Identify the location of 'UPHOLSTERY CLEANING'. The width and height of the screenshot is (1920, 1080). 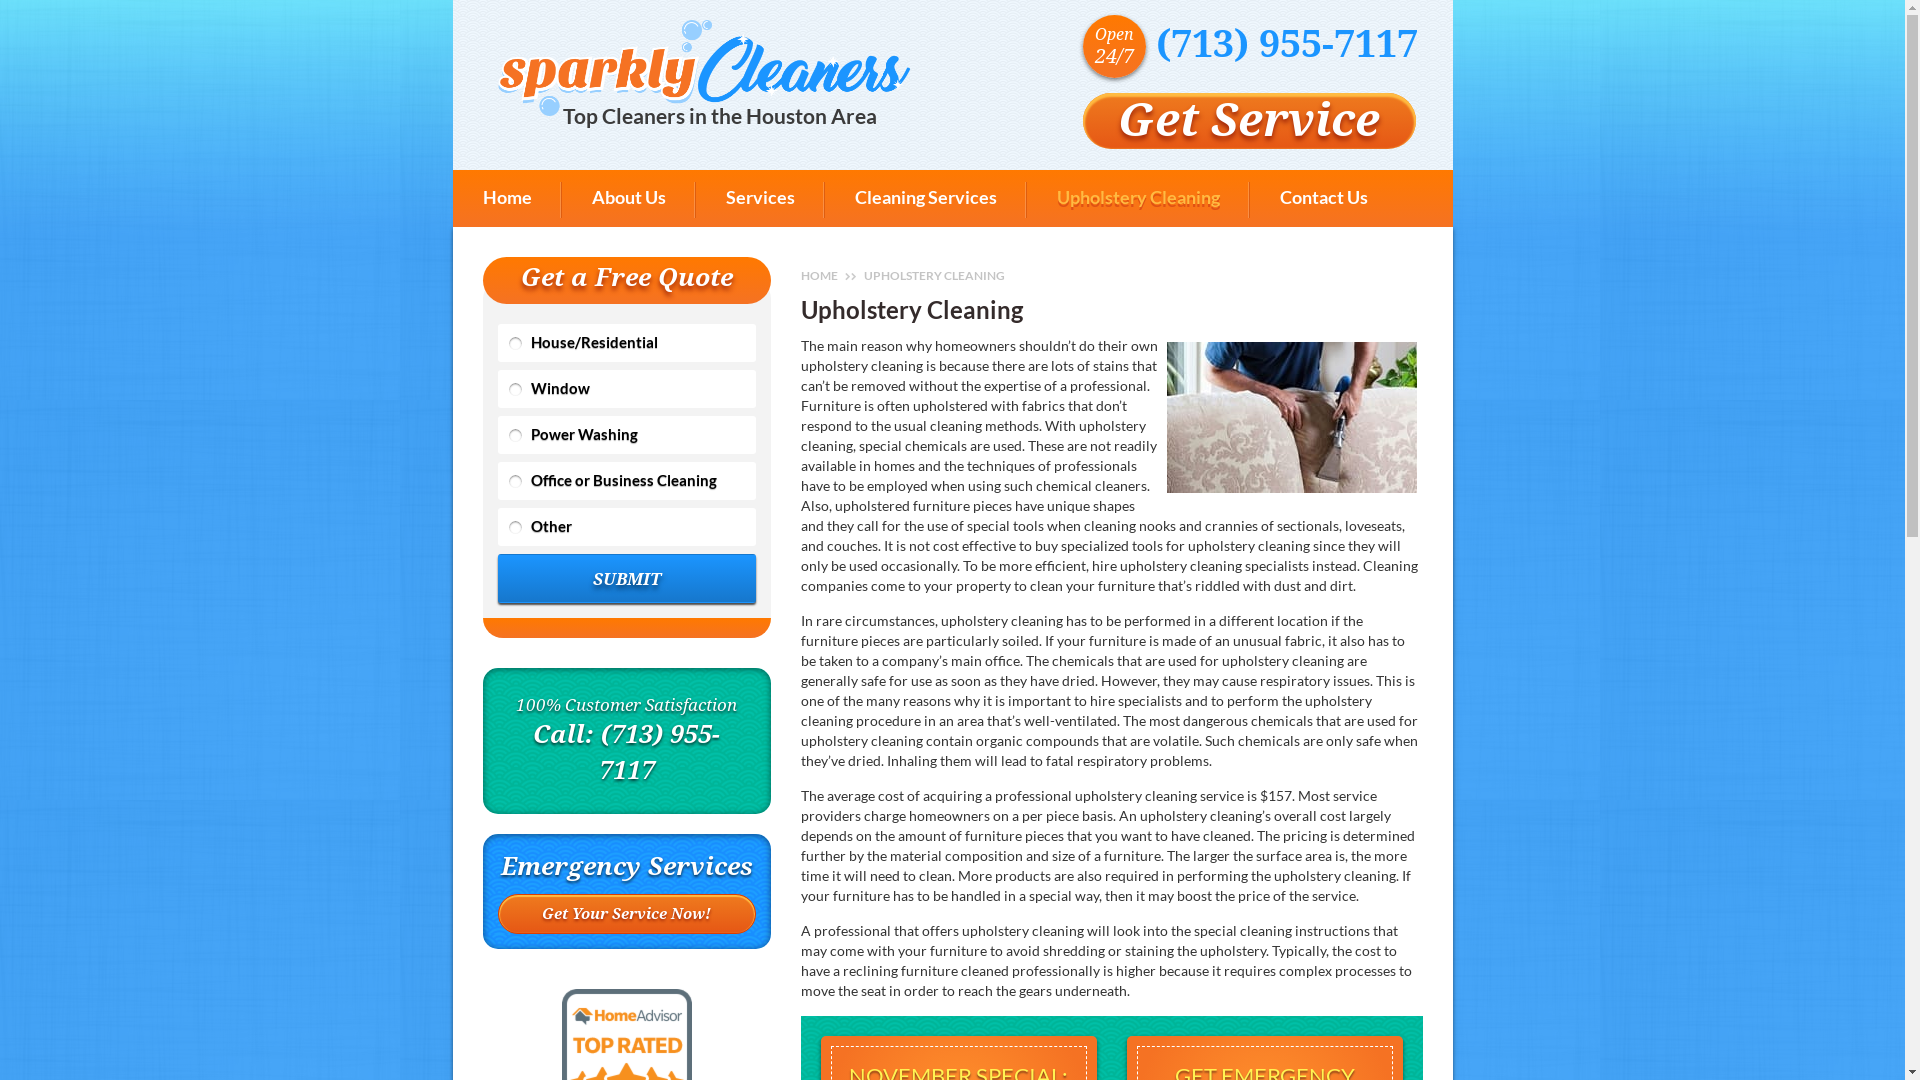
(933, 275).